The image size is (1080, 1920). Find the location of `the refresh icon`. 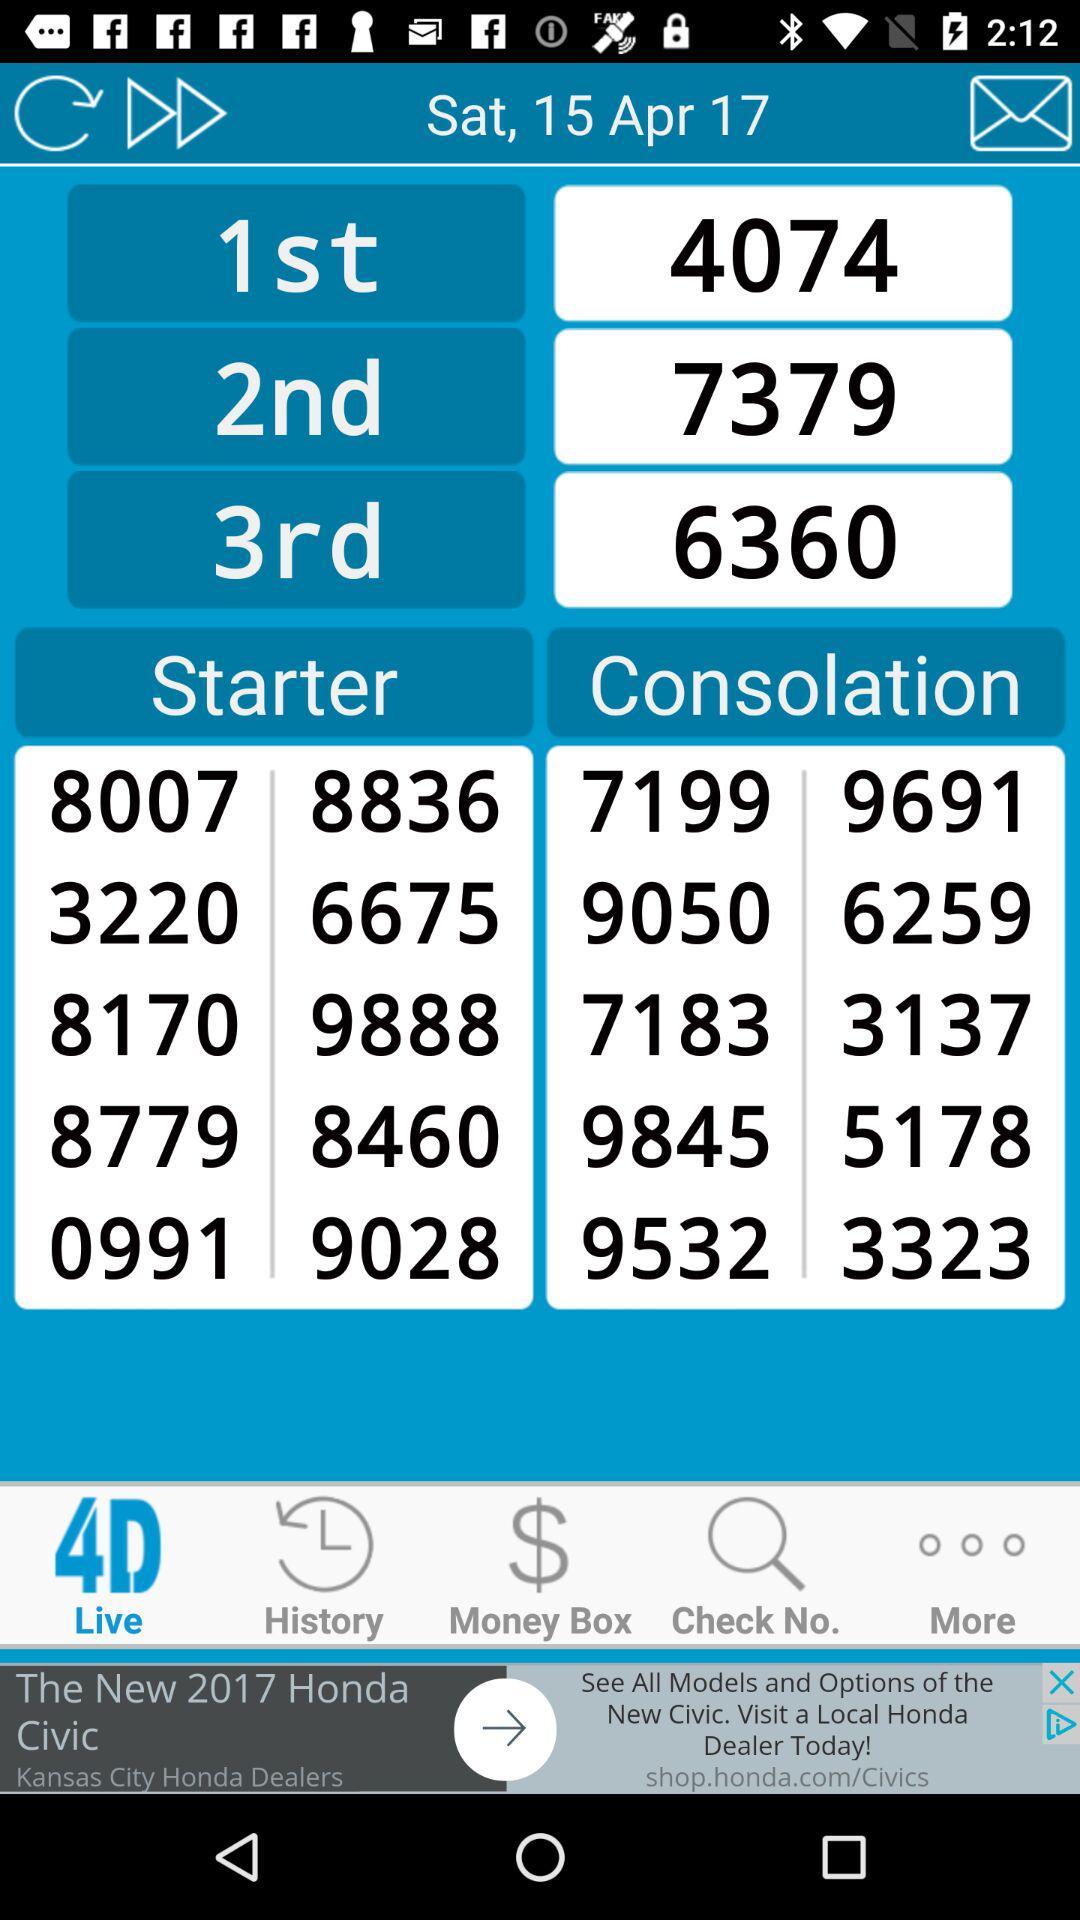

the refresh icon is located at coordinates (57, 112).